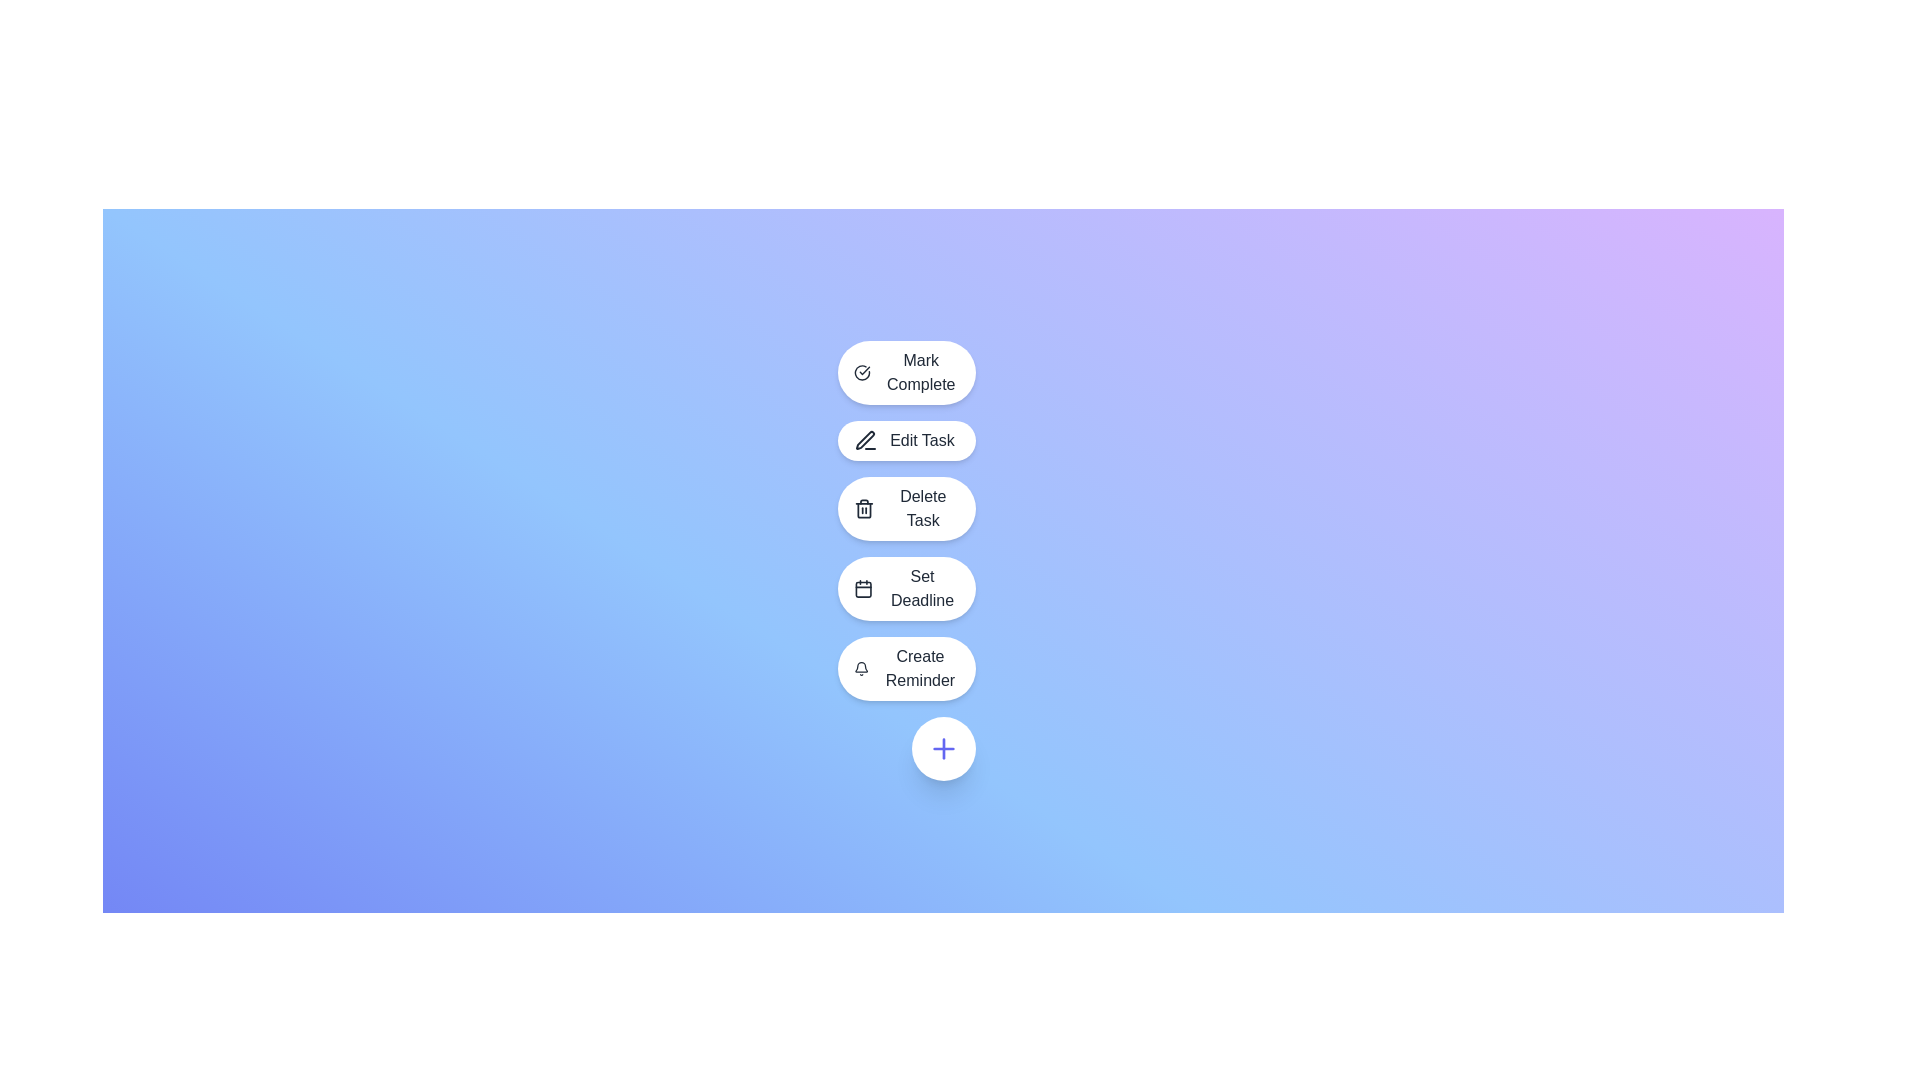 This screenshot has width=1920, height=1080. Describe the element at coordinates (905, 588) in the screenshot. I see `the 'Set Deadline' button, which is a rounded button with a white background and a calendar icon, located between the 'Delete Task' button and the 'Create Reminder' button` at that location.